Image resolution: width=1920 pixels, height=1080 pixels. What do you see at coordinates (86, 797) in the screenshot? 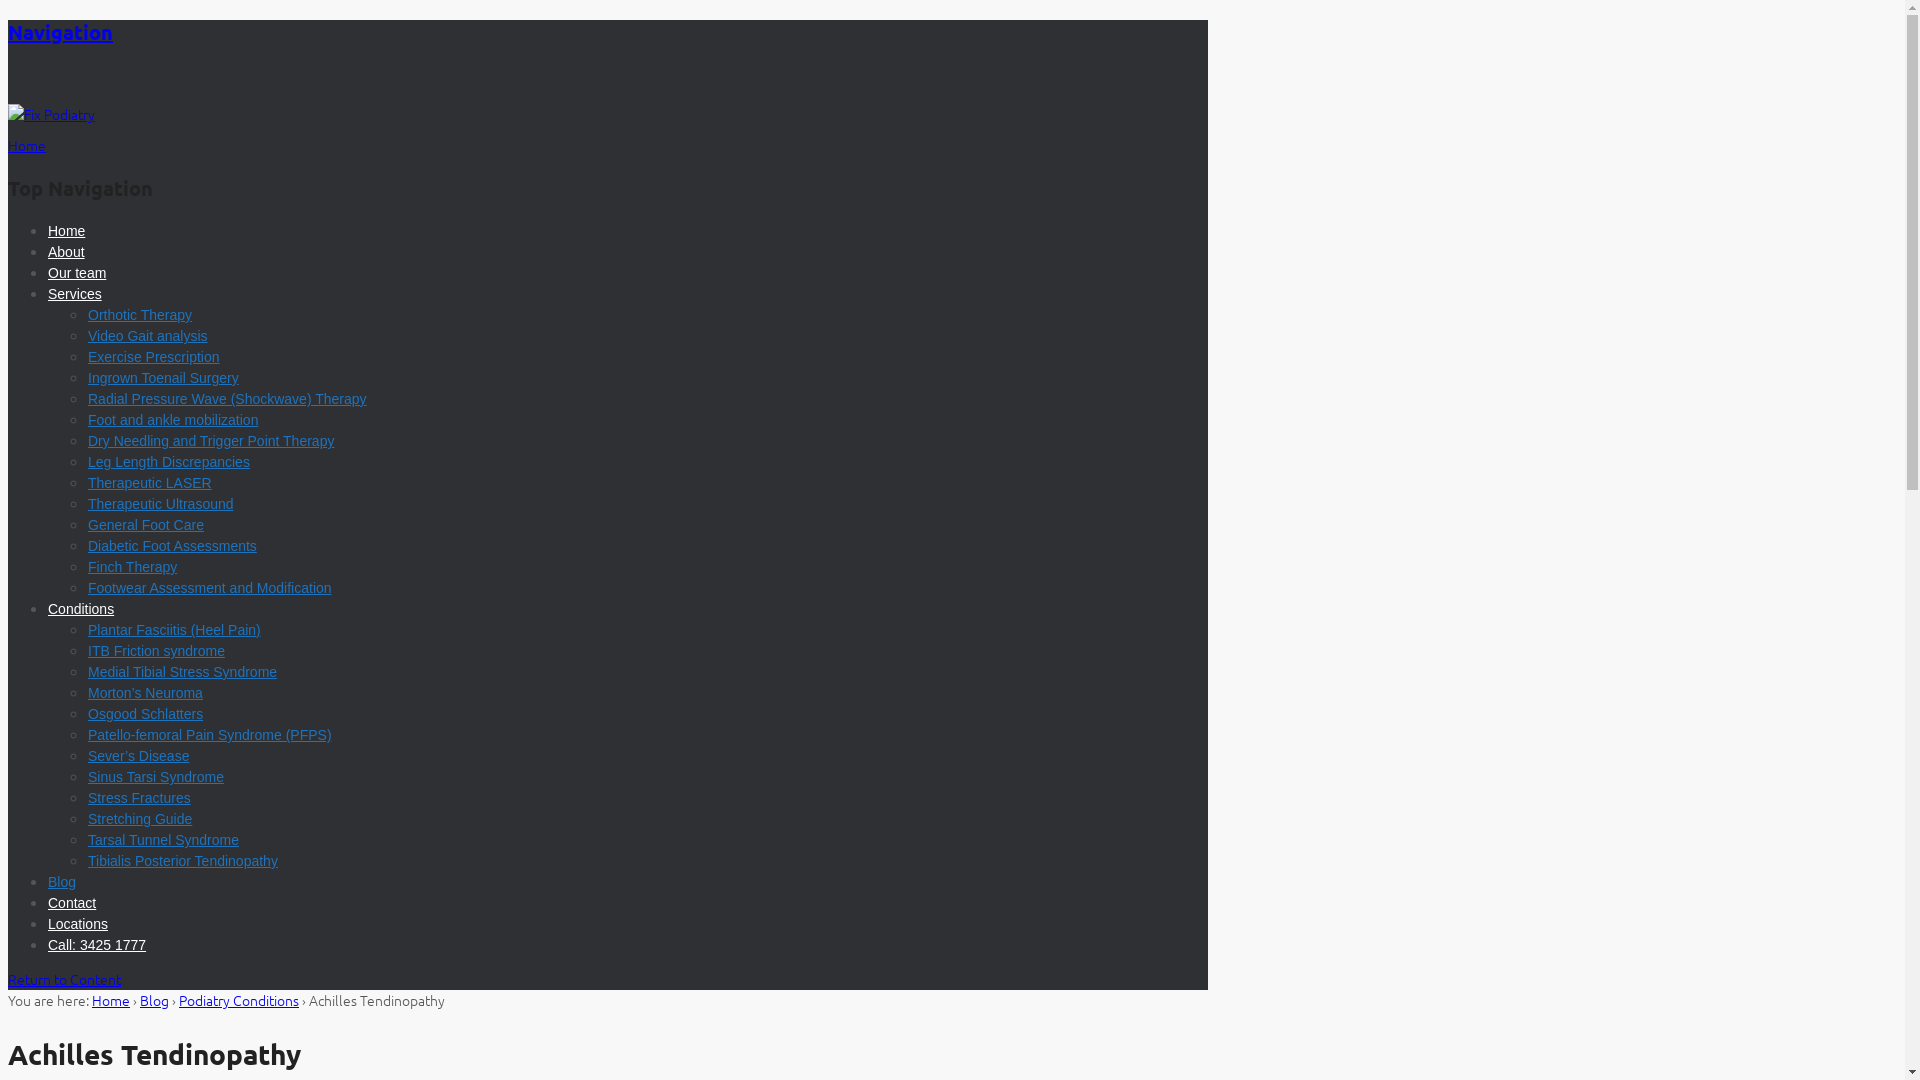
I see `'Stress Fractures'` at bounding box center [86, 797].